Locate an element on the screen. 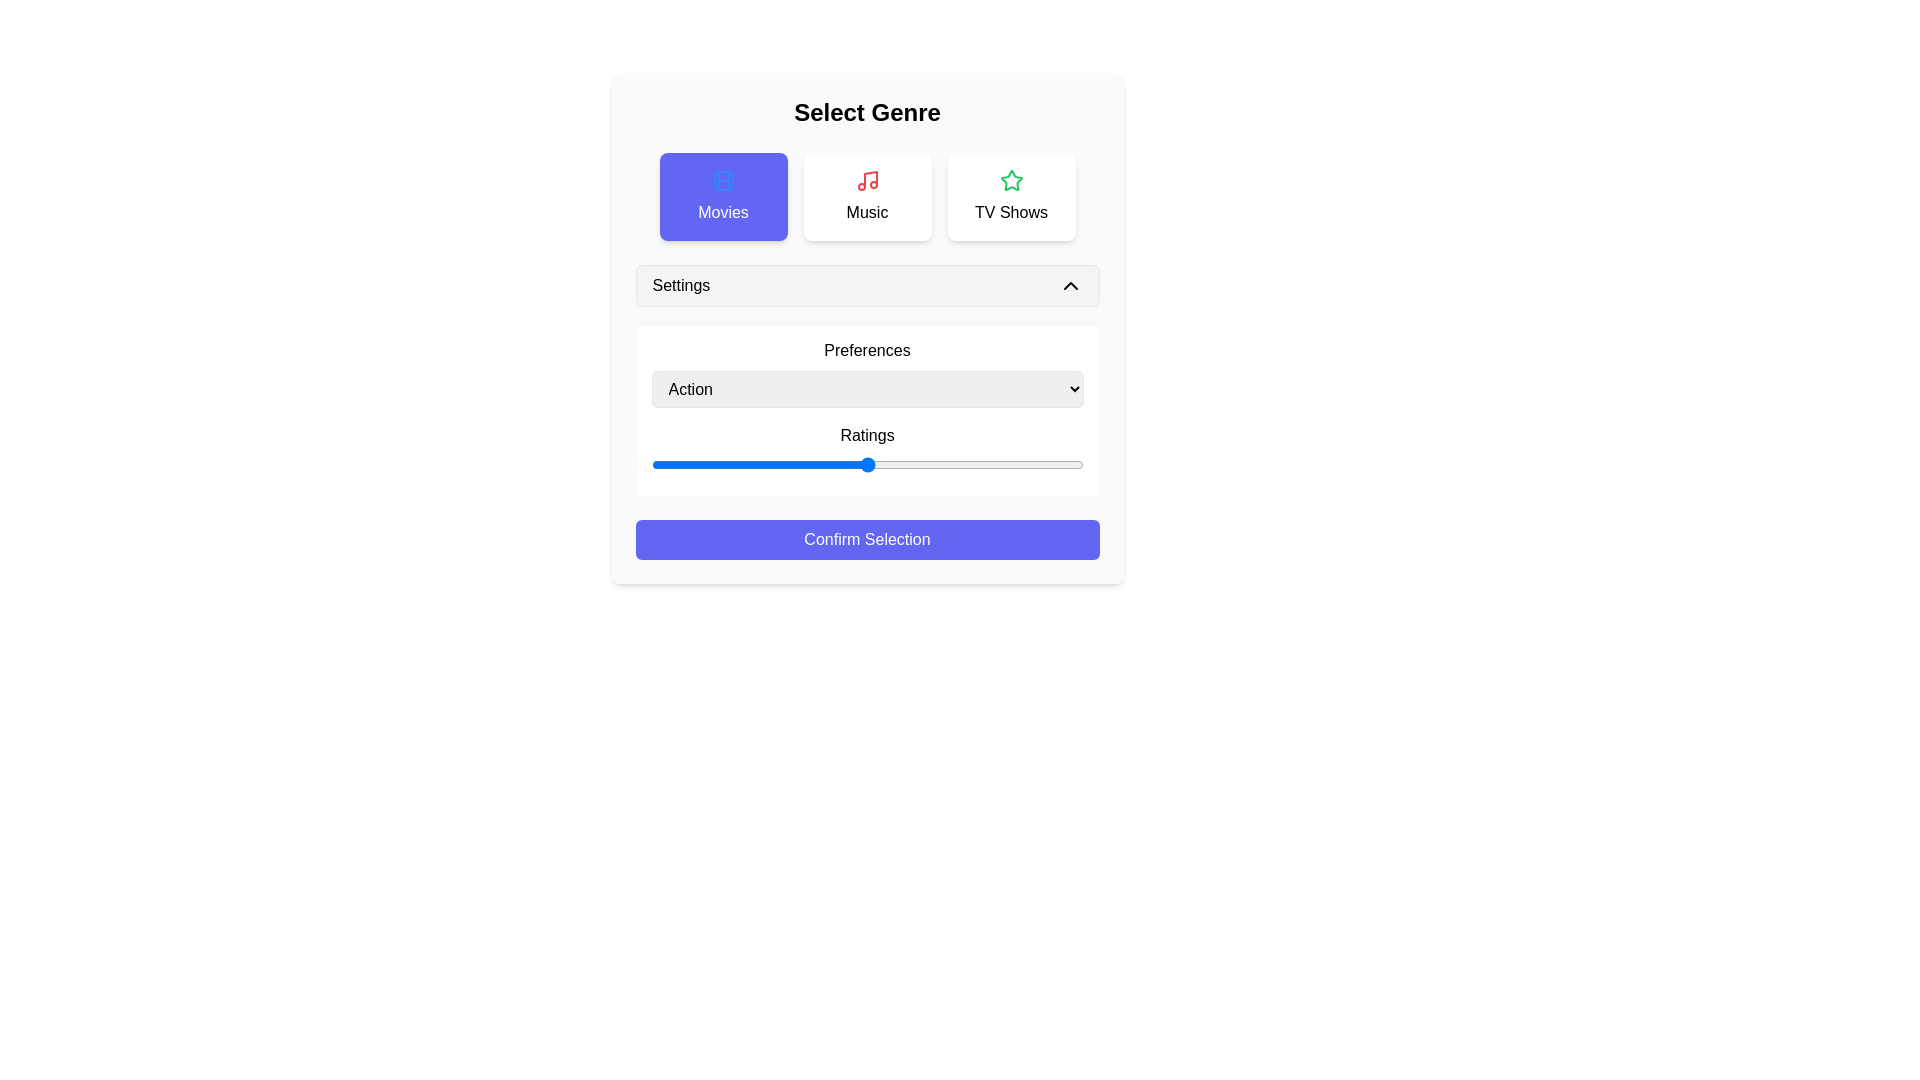 This screenshot has width=1920, height=1080. the Text label that serves as a section or settings area indicator within the horizontal bar below the genre selection panel is located at coordinates (681, 285).